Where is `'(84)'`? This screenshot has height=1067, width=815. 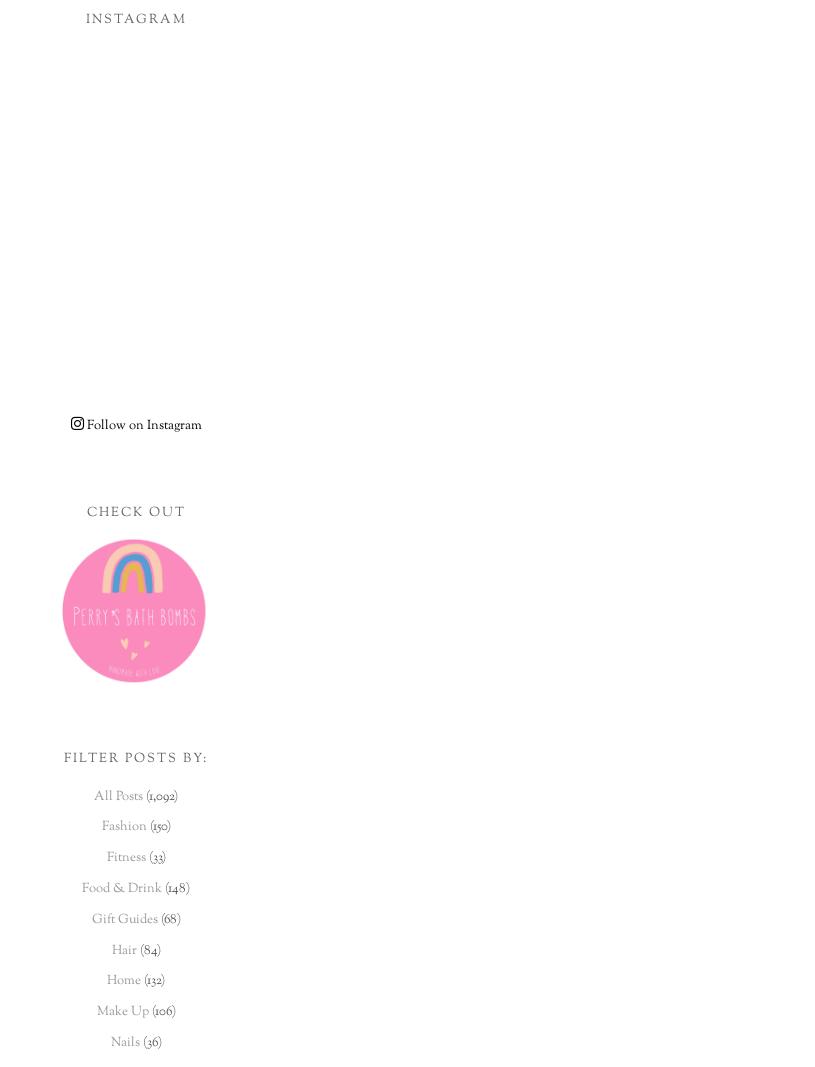
'(84)' is located at coordinates (148, 949).